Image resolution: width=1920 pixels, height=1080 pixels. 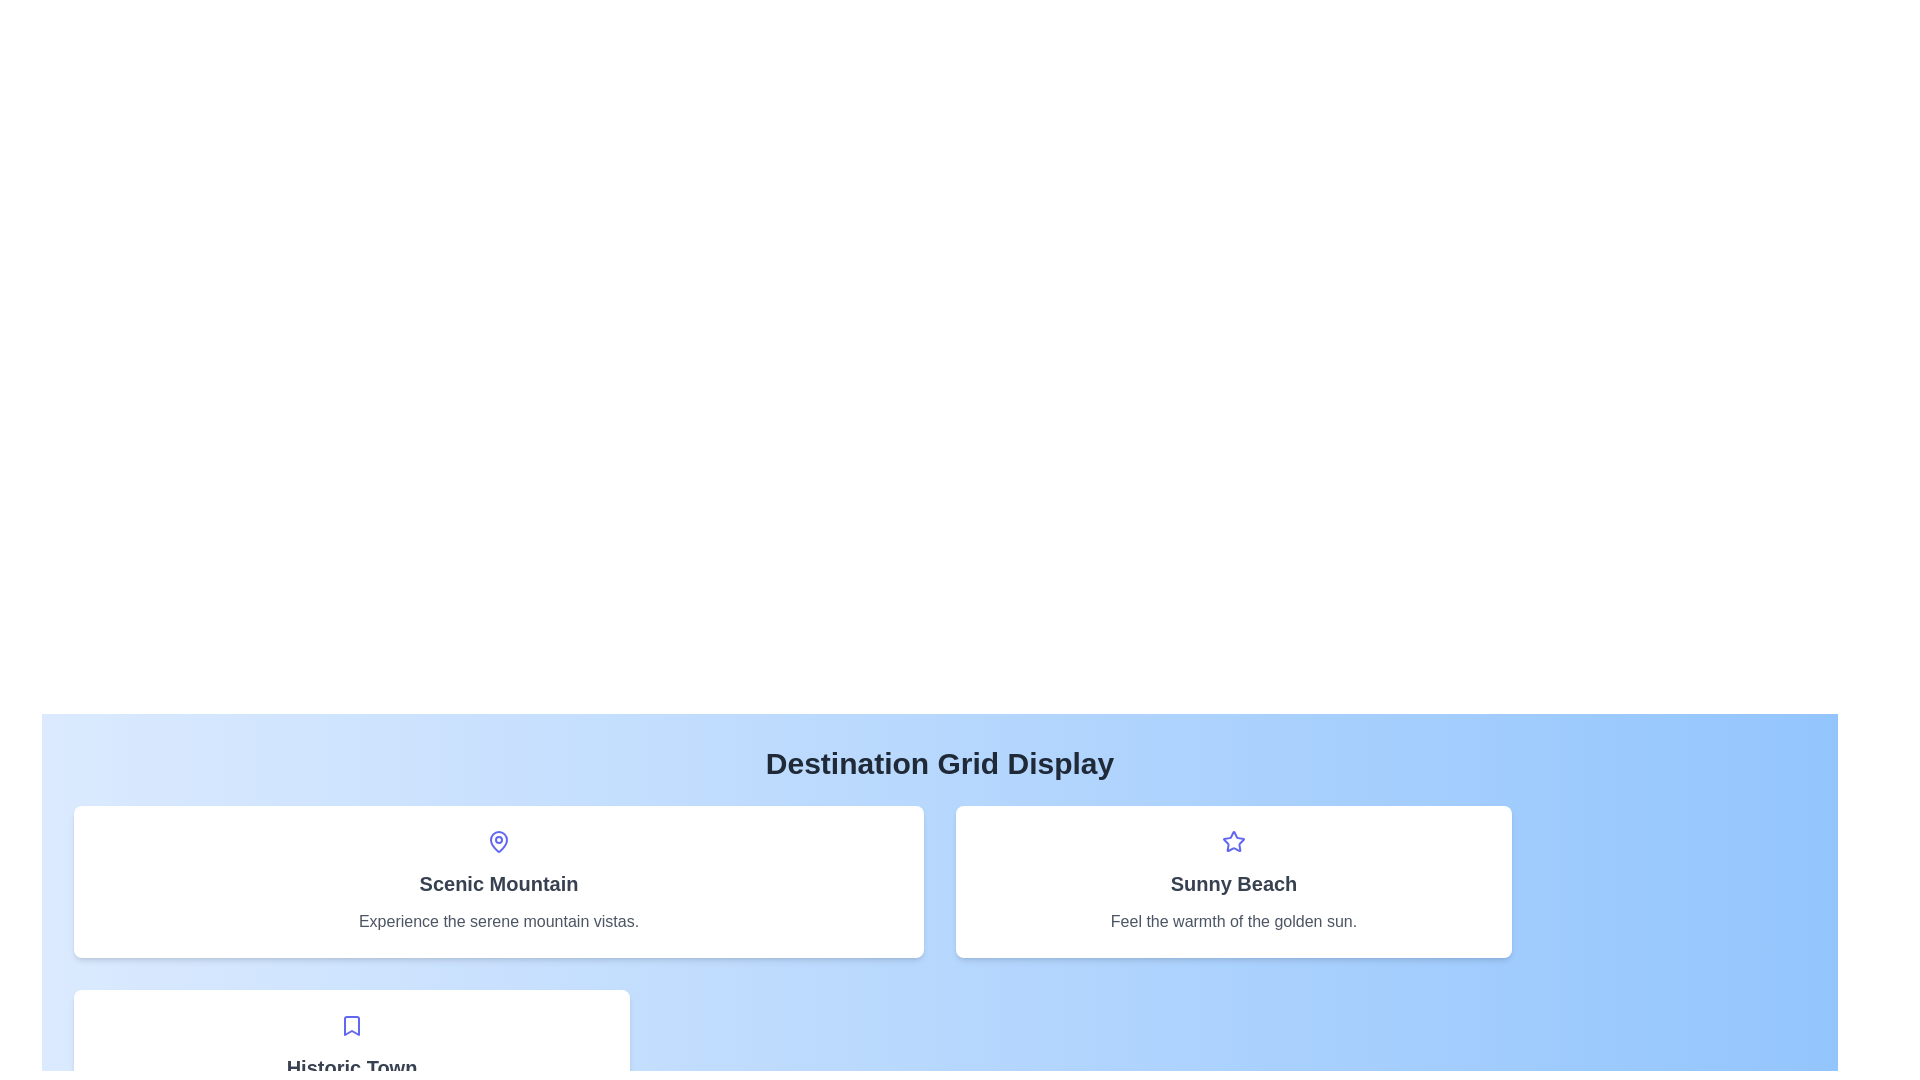 I want to click on the star-shaped outline icon above the text 'Sunny Beach', so click(x=1232, y=841).